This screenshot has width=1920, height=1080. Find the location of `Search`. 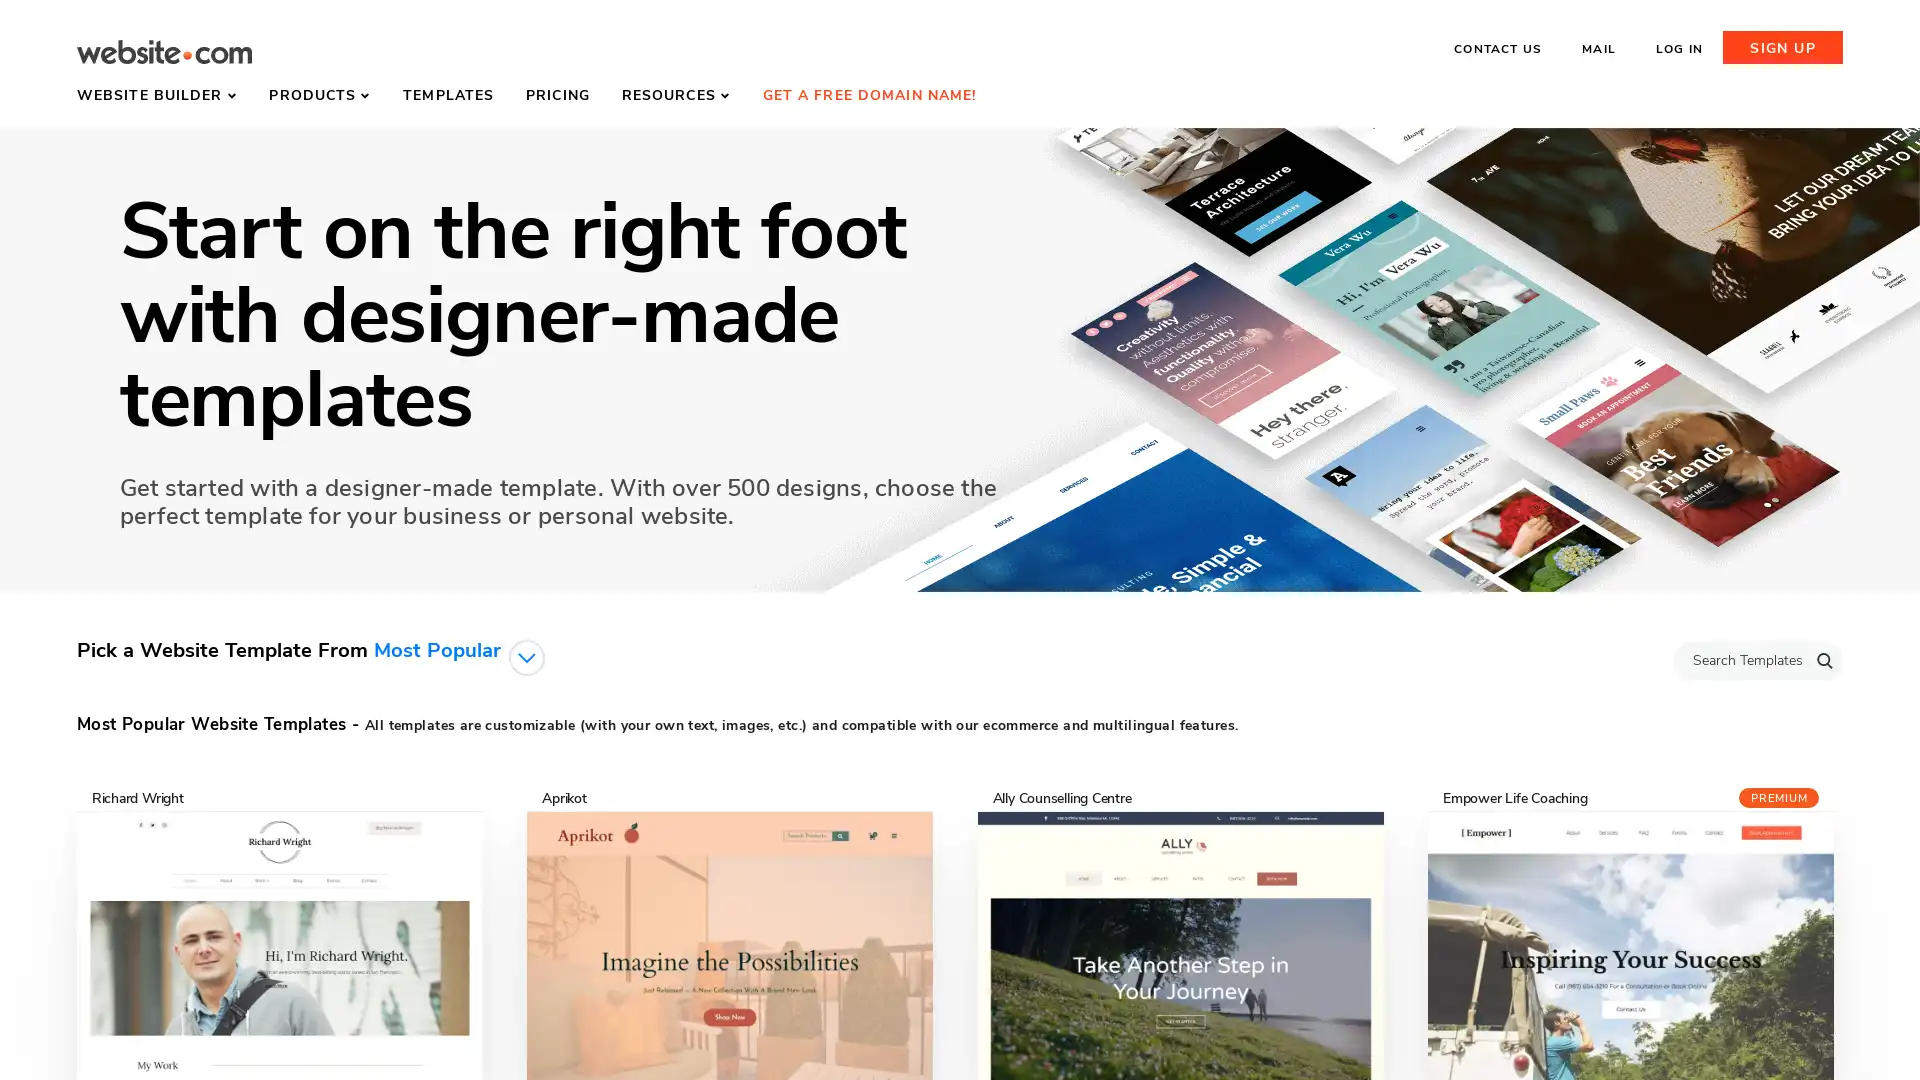

Search is located at coordinates (1824, 659).